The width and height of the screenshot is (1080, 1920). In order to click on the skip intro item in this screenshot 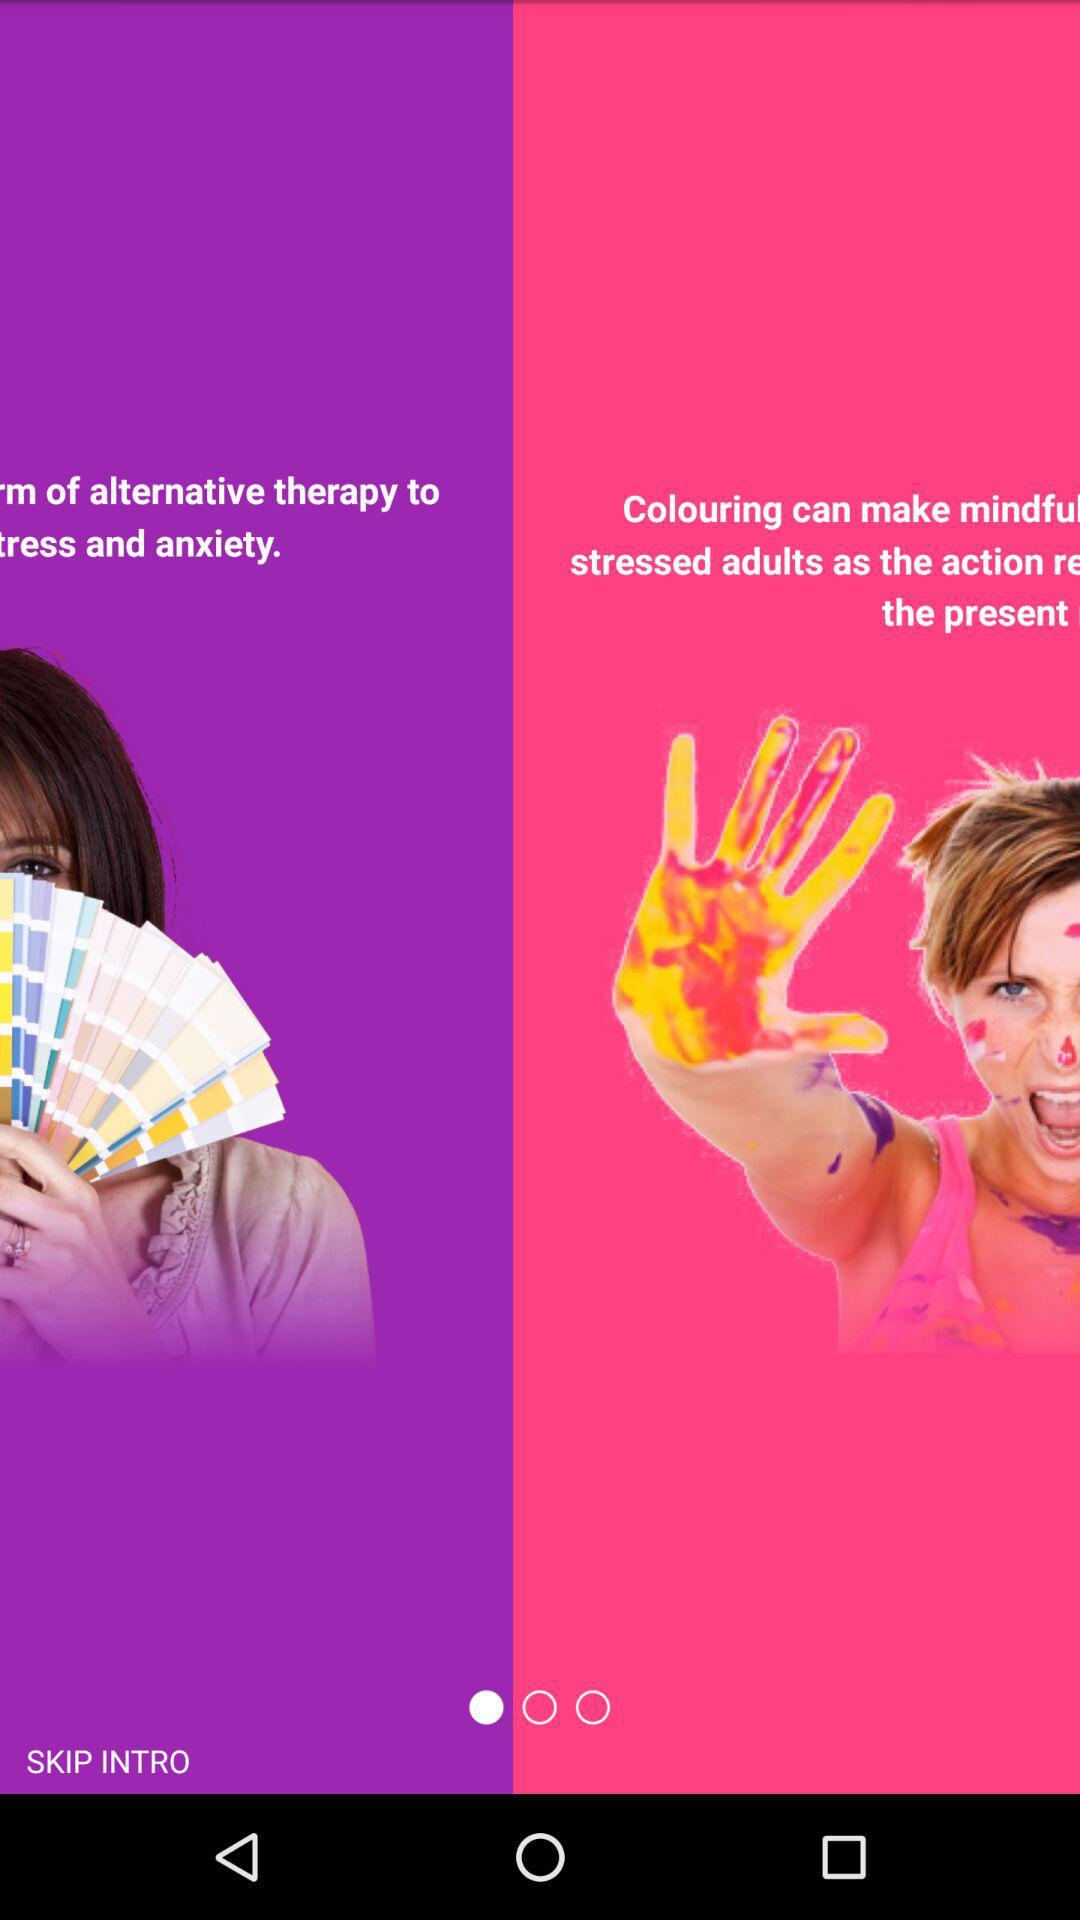, I will do `click(108, 1758)`.